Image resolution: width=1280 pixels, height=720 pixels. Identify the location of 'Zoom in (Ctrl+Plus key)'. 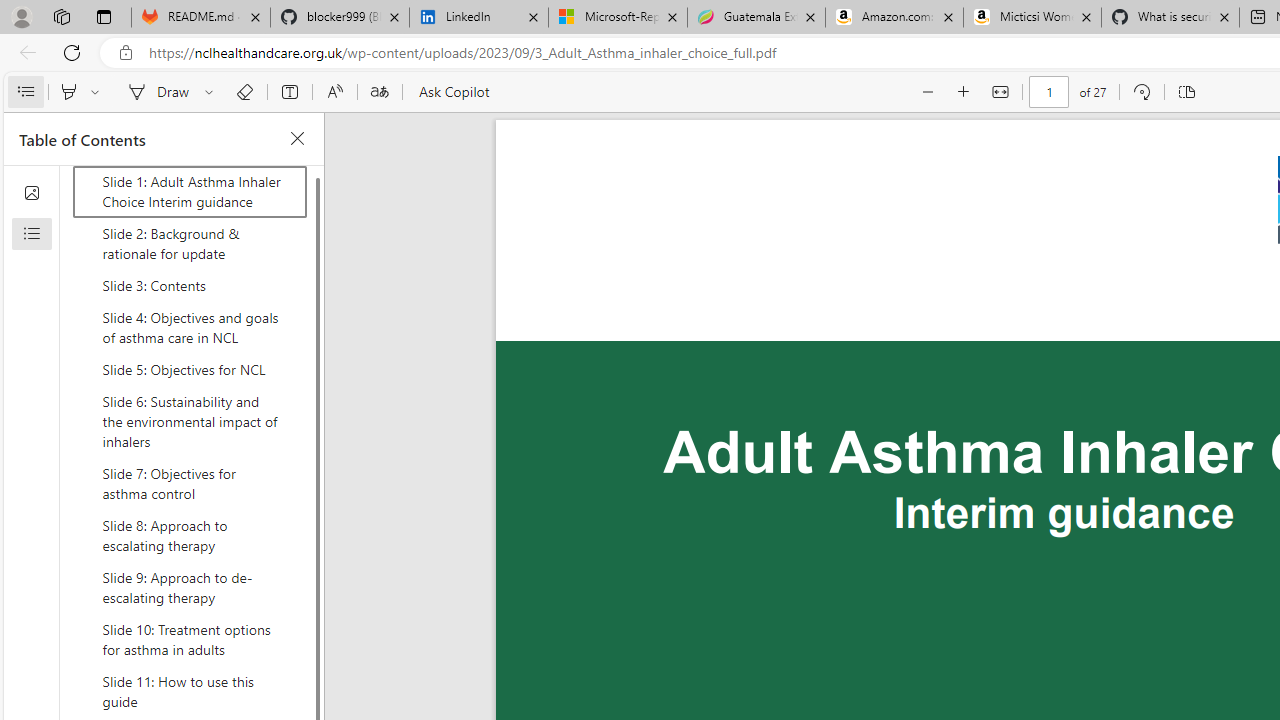
(964, 92).